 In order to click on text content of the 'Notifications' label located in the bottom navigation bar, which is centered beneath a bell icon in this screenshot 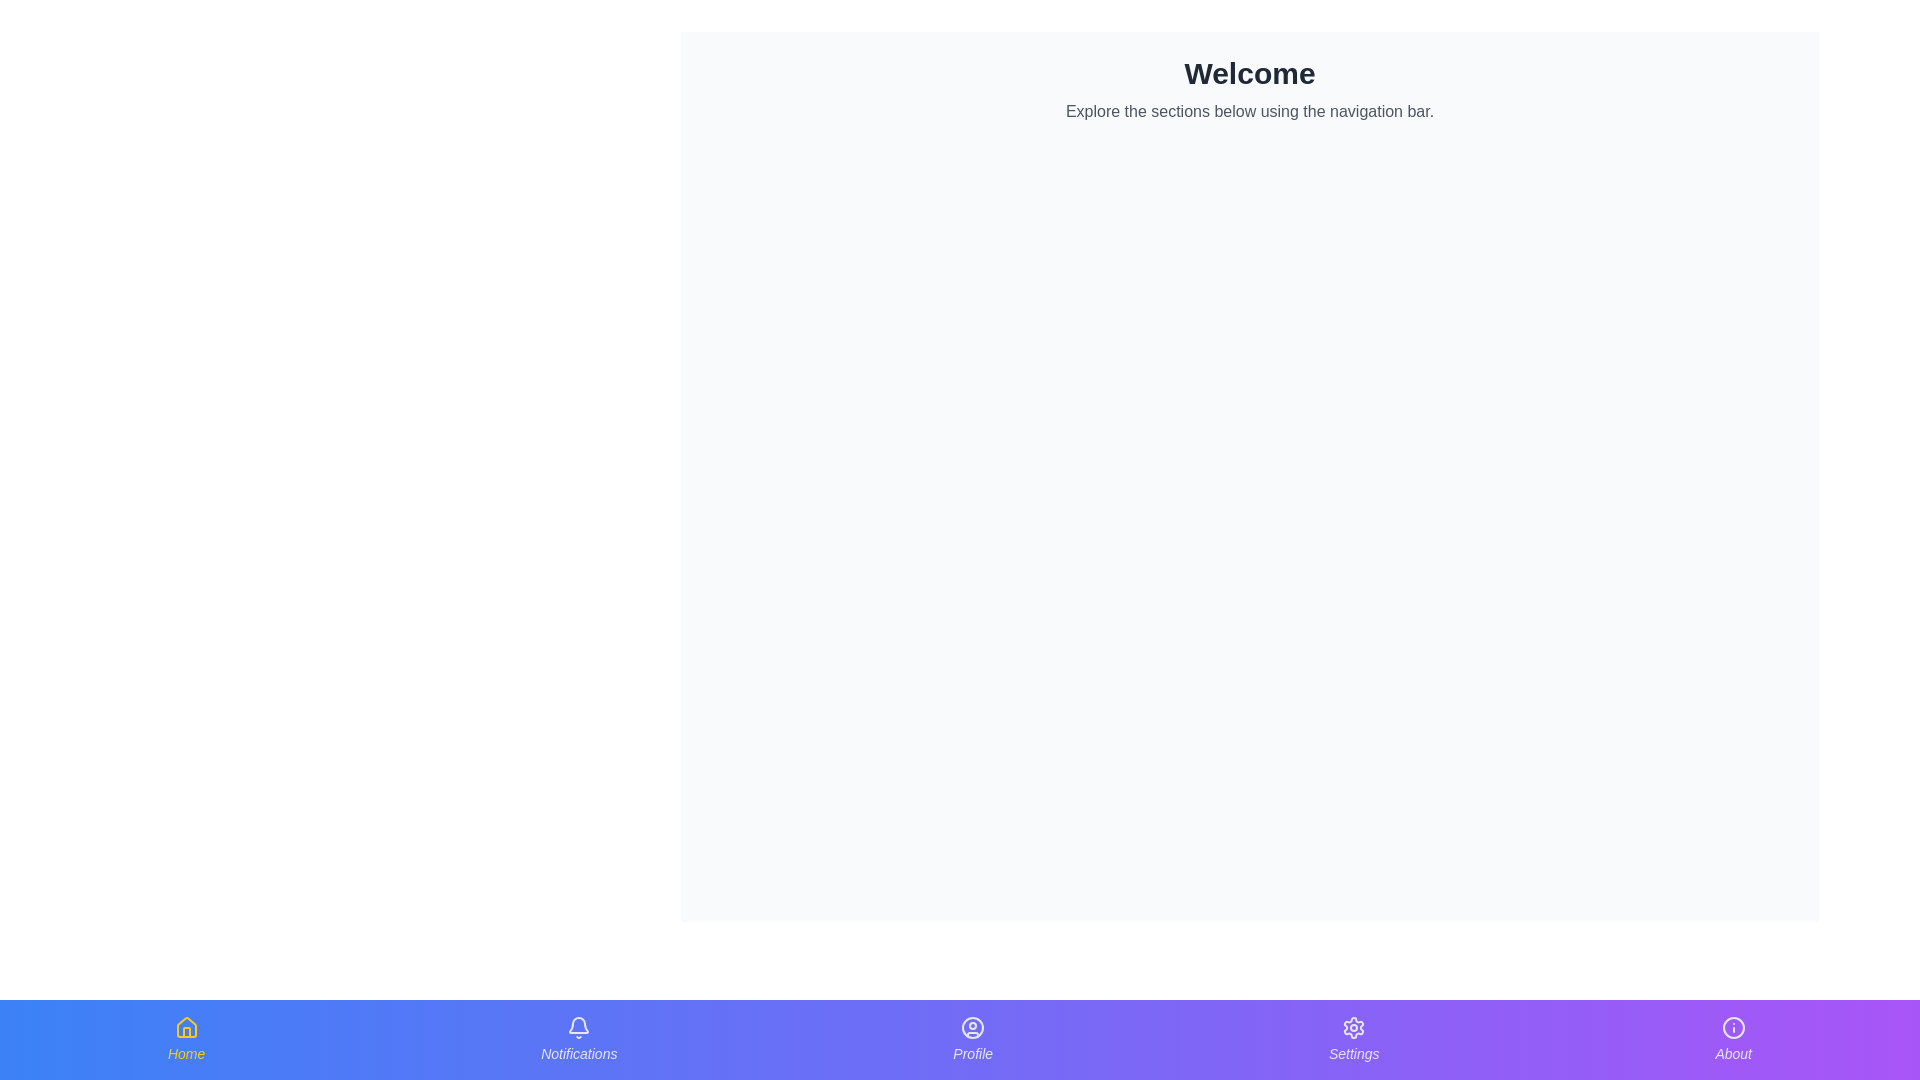, I will do `click(578, 1052)`.